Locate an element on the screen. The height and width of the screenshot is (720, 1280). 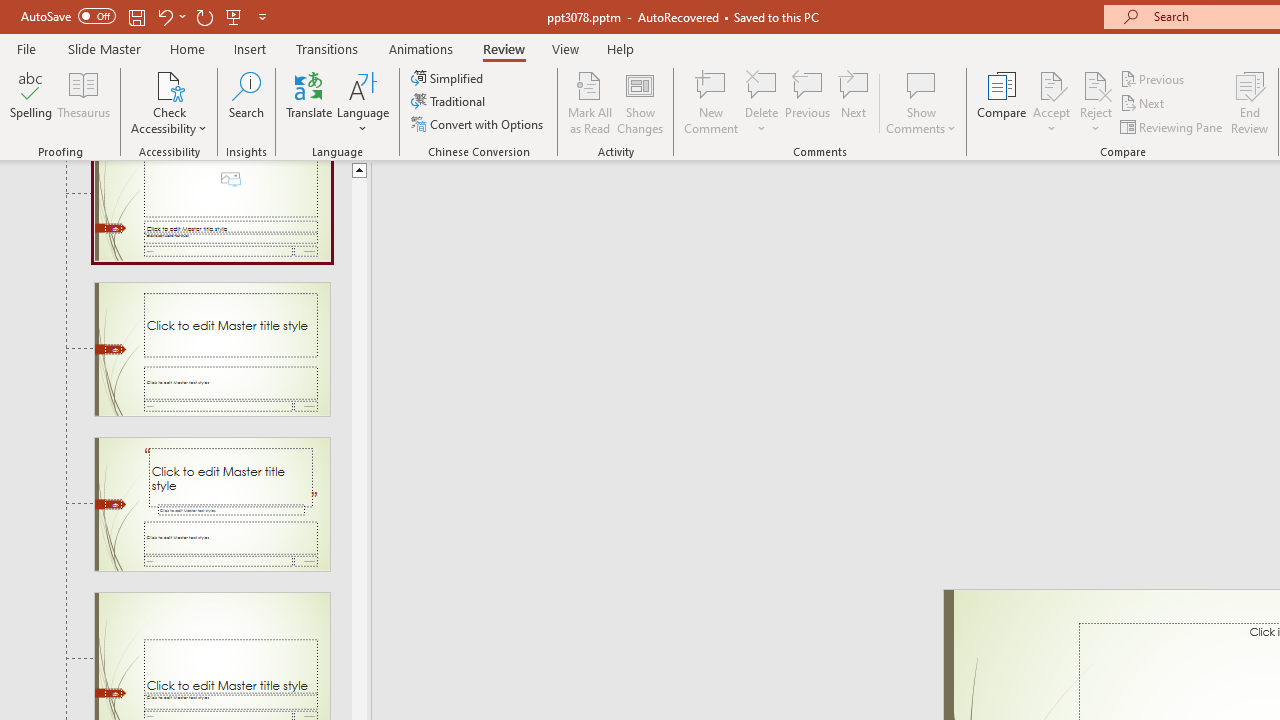
'Convert with Options...' is located at coordinates (478, 124).